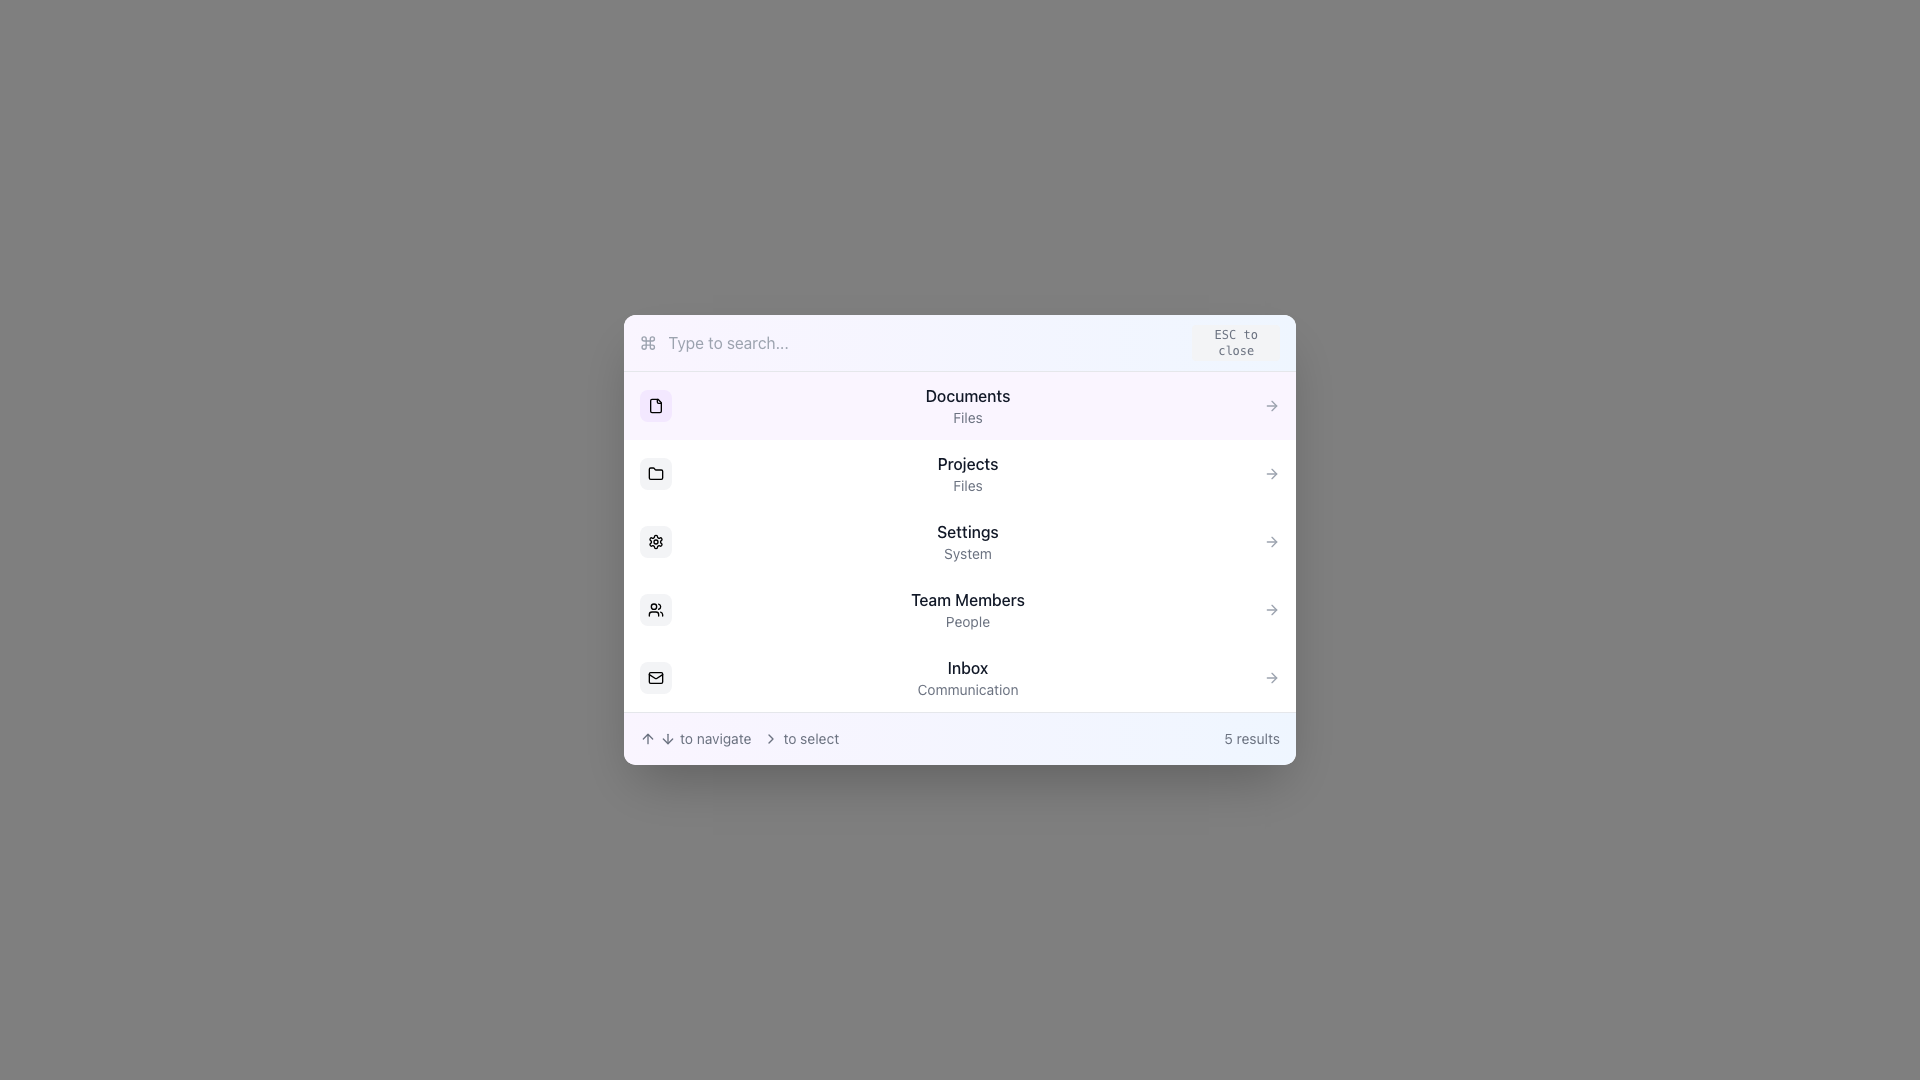  What do you see at coordinates (648, 342) in the screenshot?
I see `the decorative graphic icon located at the top left section of the window, near the 'Type to search...' text input field` at bounding box center [648, 342].